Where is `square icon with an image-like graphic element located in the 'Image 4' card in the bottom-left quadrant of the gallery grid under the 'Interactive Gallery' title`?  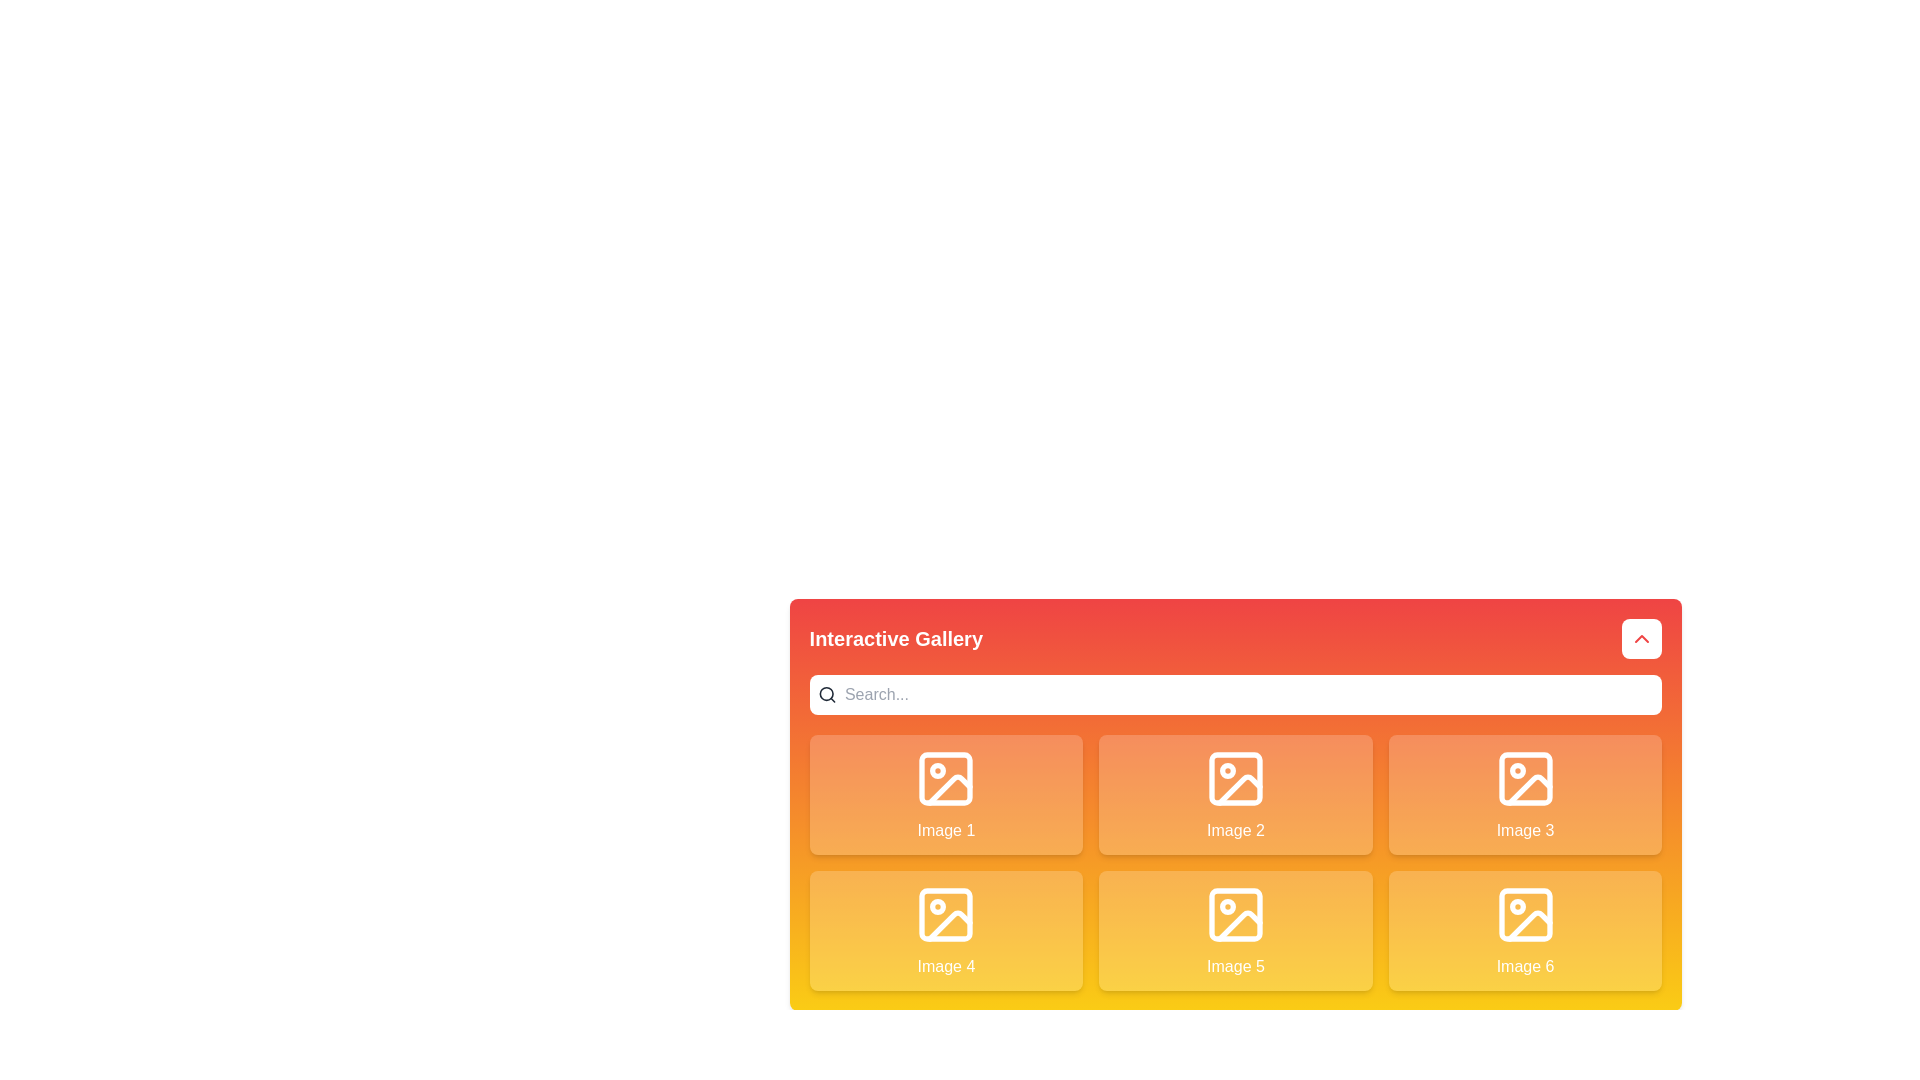 square icon with an image-like graphic element located in the 'Image 4' card in the bottom-left quadrant of the gallery grid under the 'Interactive Gallery' title is located at coordinates (945, 914).